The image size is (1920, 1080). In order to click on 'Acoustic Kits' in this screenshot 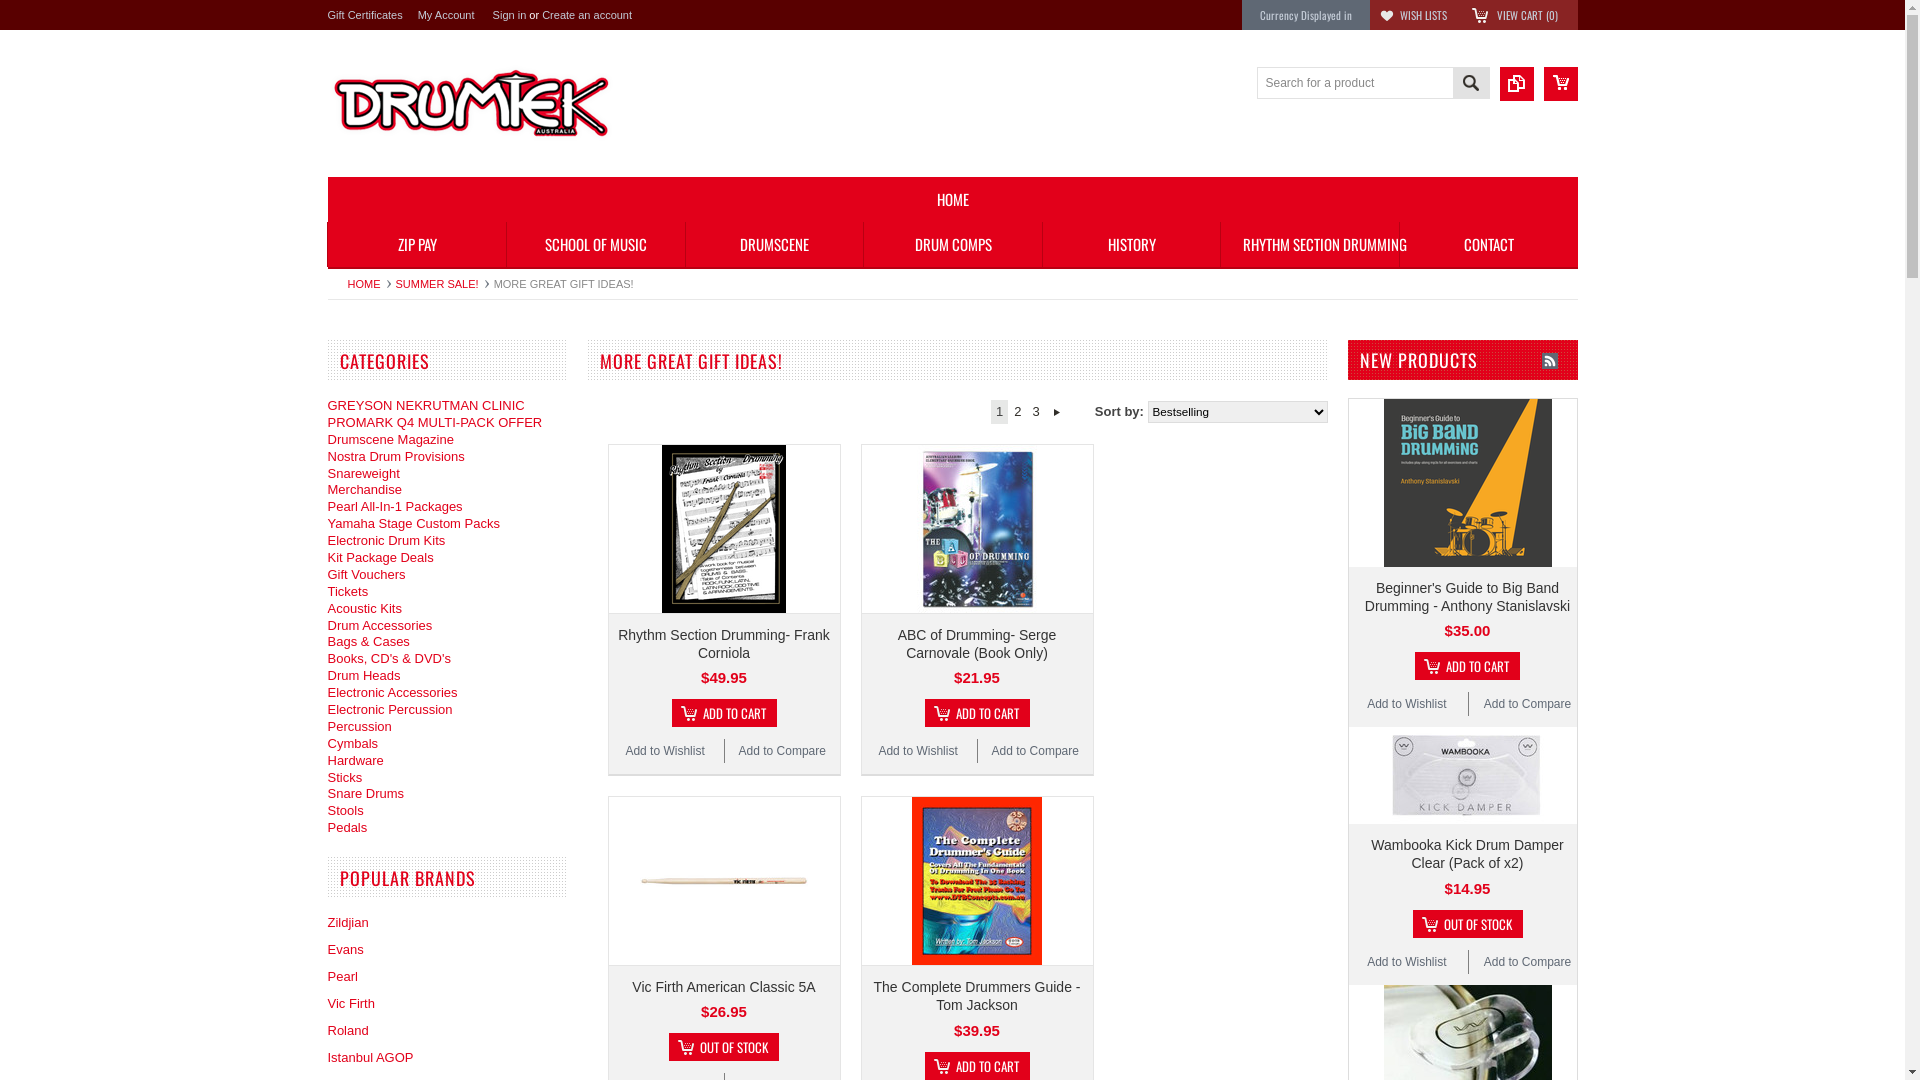, I will do `click(364, 607)`.